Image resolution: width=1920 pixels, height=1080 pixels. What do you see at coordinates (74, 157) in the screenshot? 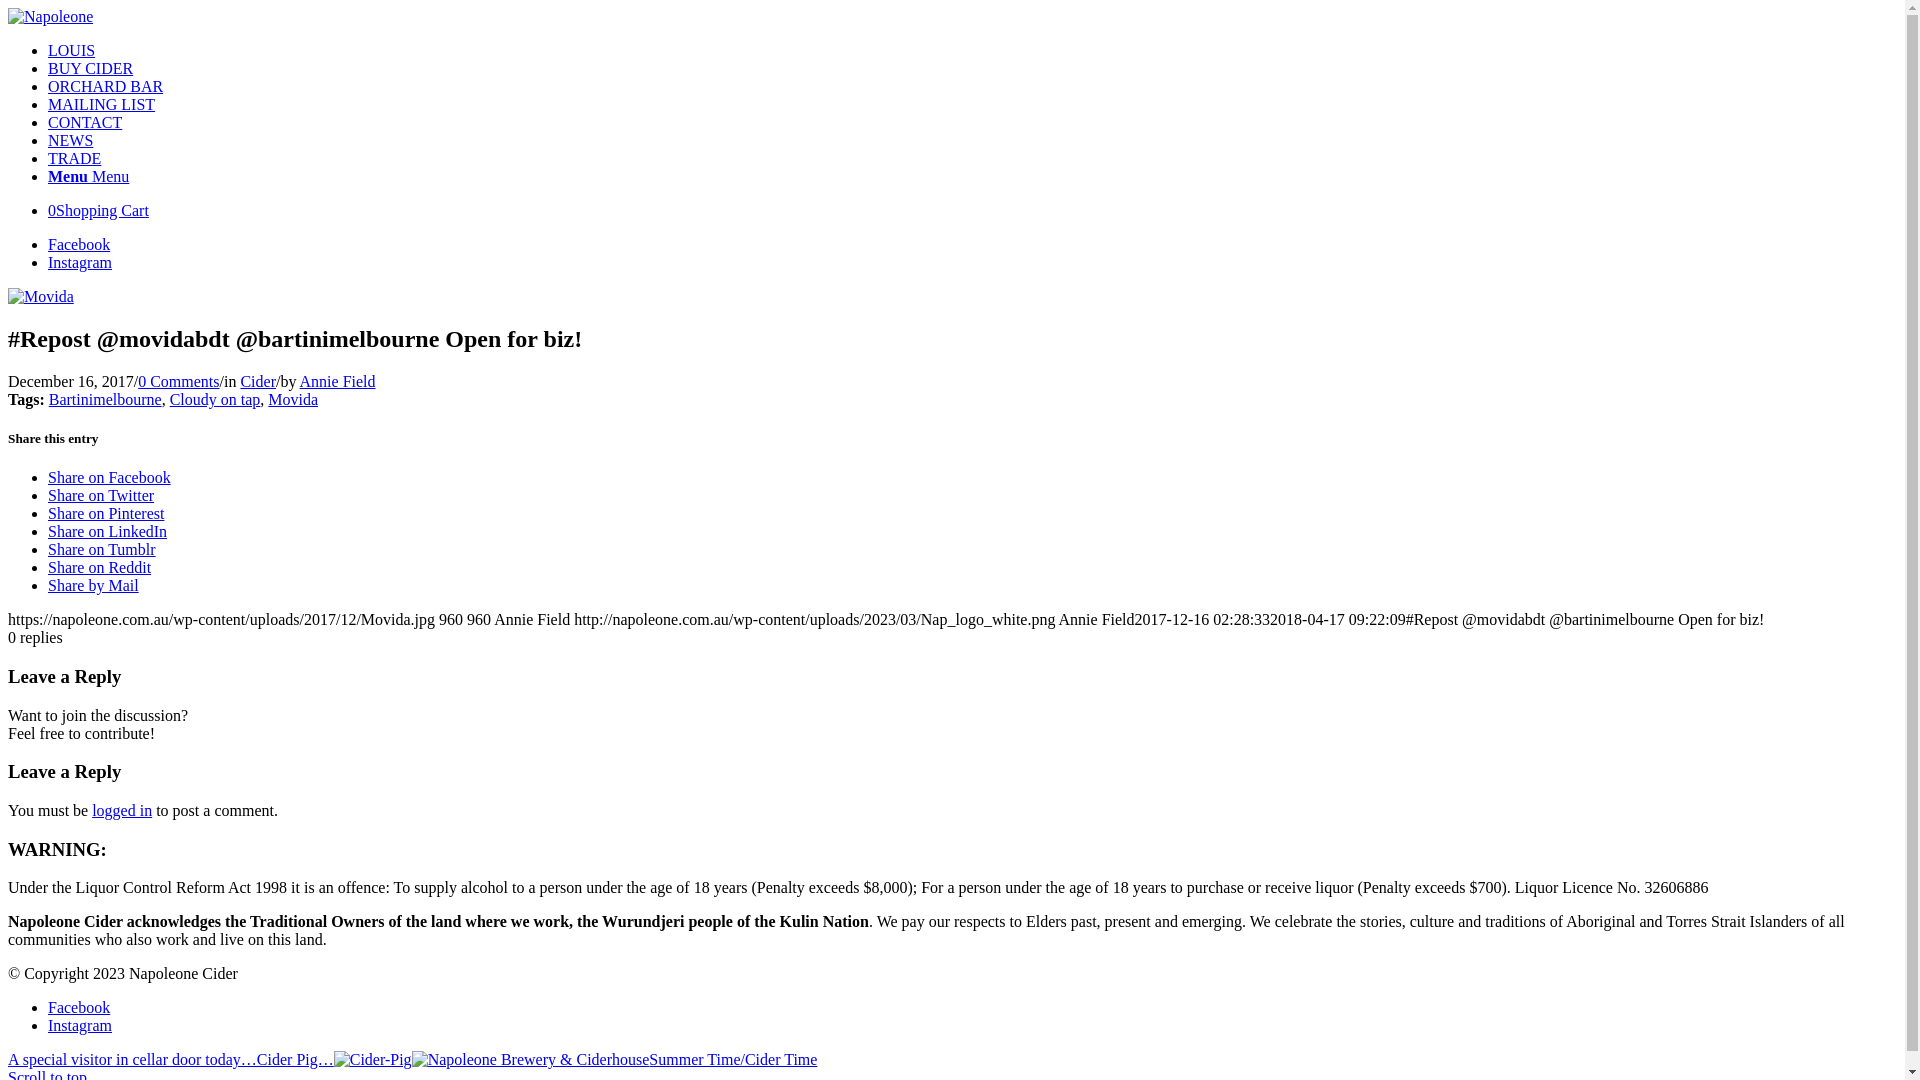
I see `'TRADE'` at bounding box center [74, 157].